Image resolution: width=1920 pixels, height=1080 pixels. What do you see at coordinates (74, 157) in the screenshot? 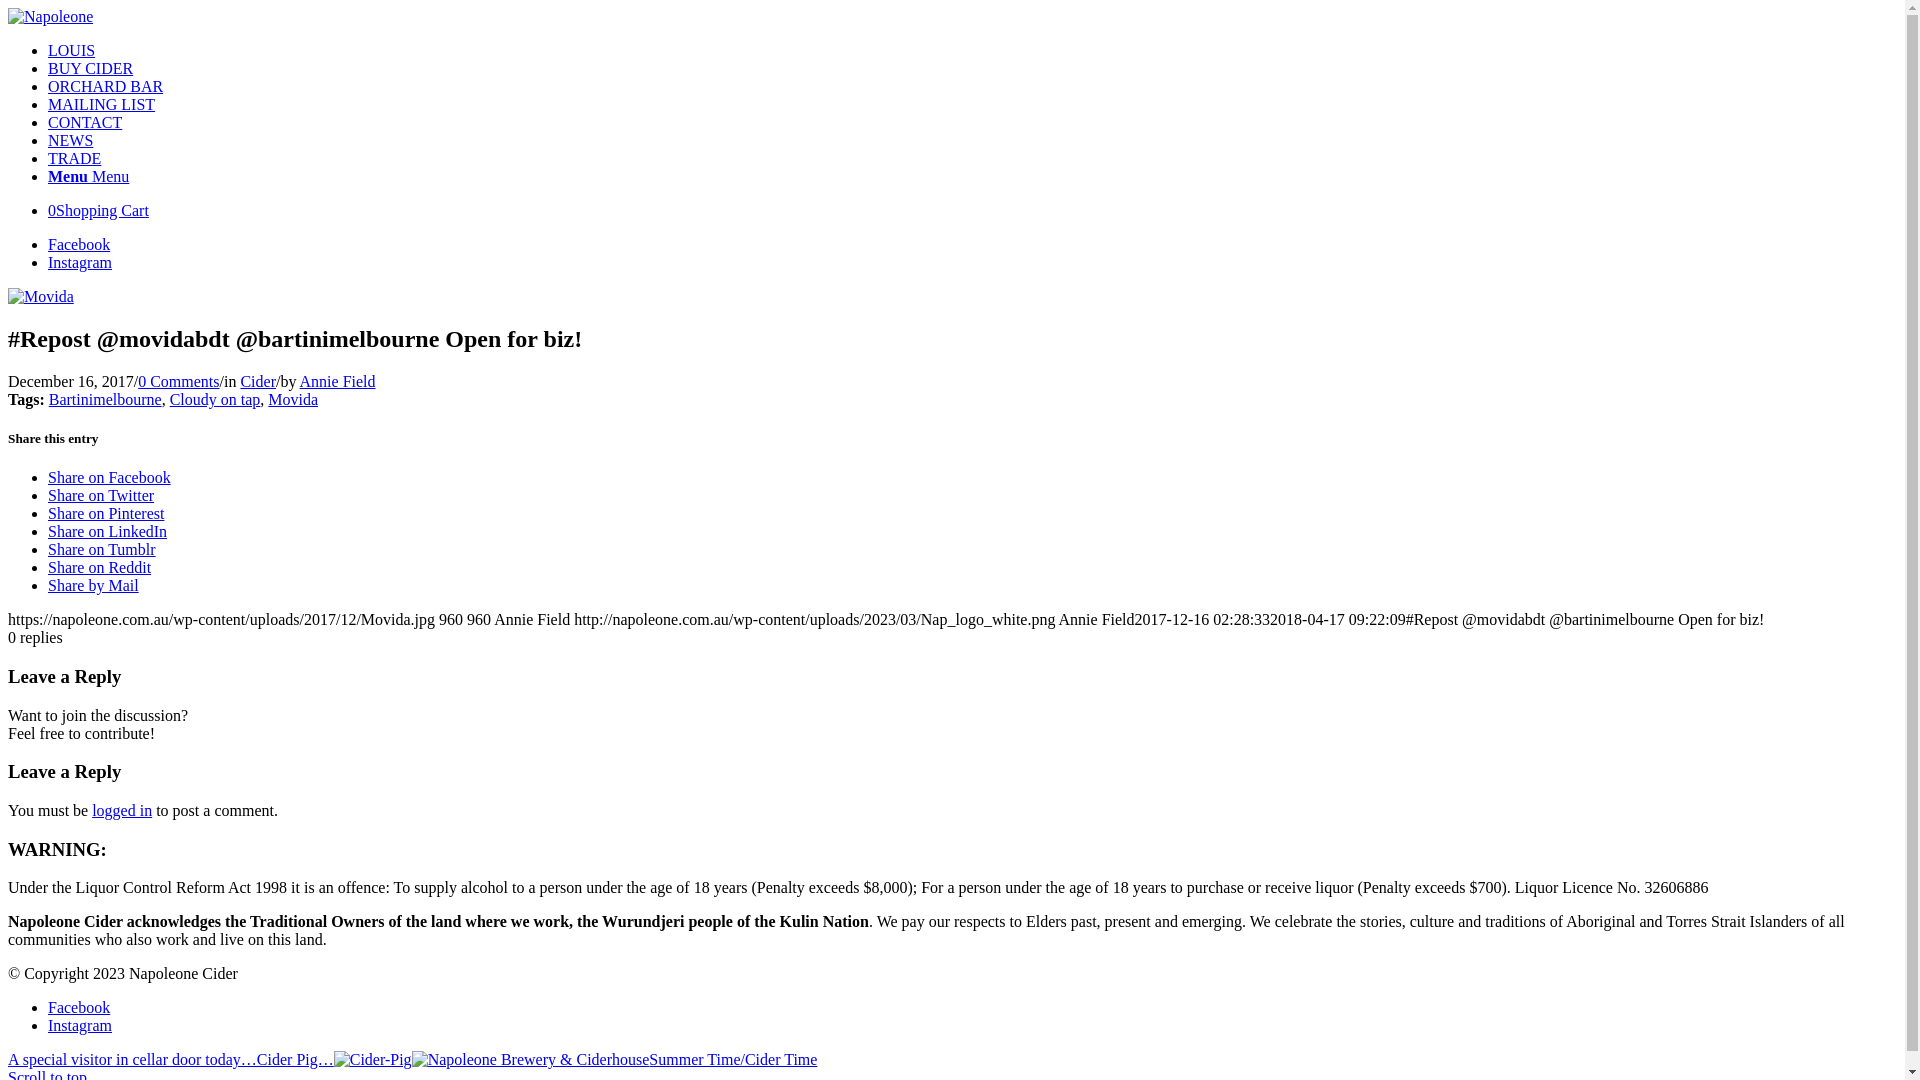
I see `'TRADE'` at bounding box center [74, 157].